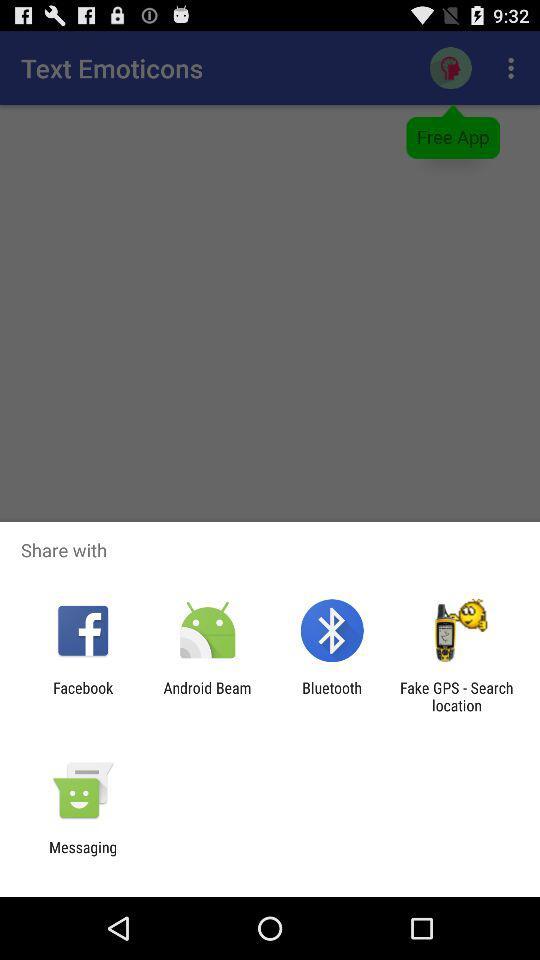 The image size is (540, 960). What do you see at coordinates (206, 696) in the screenshot?
I see `the item to the right of facebook app` at bounding box center [206, 696].